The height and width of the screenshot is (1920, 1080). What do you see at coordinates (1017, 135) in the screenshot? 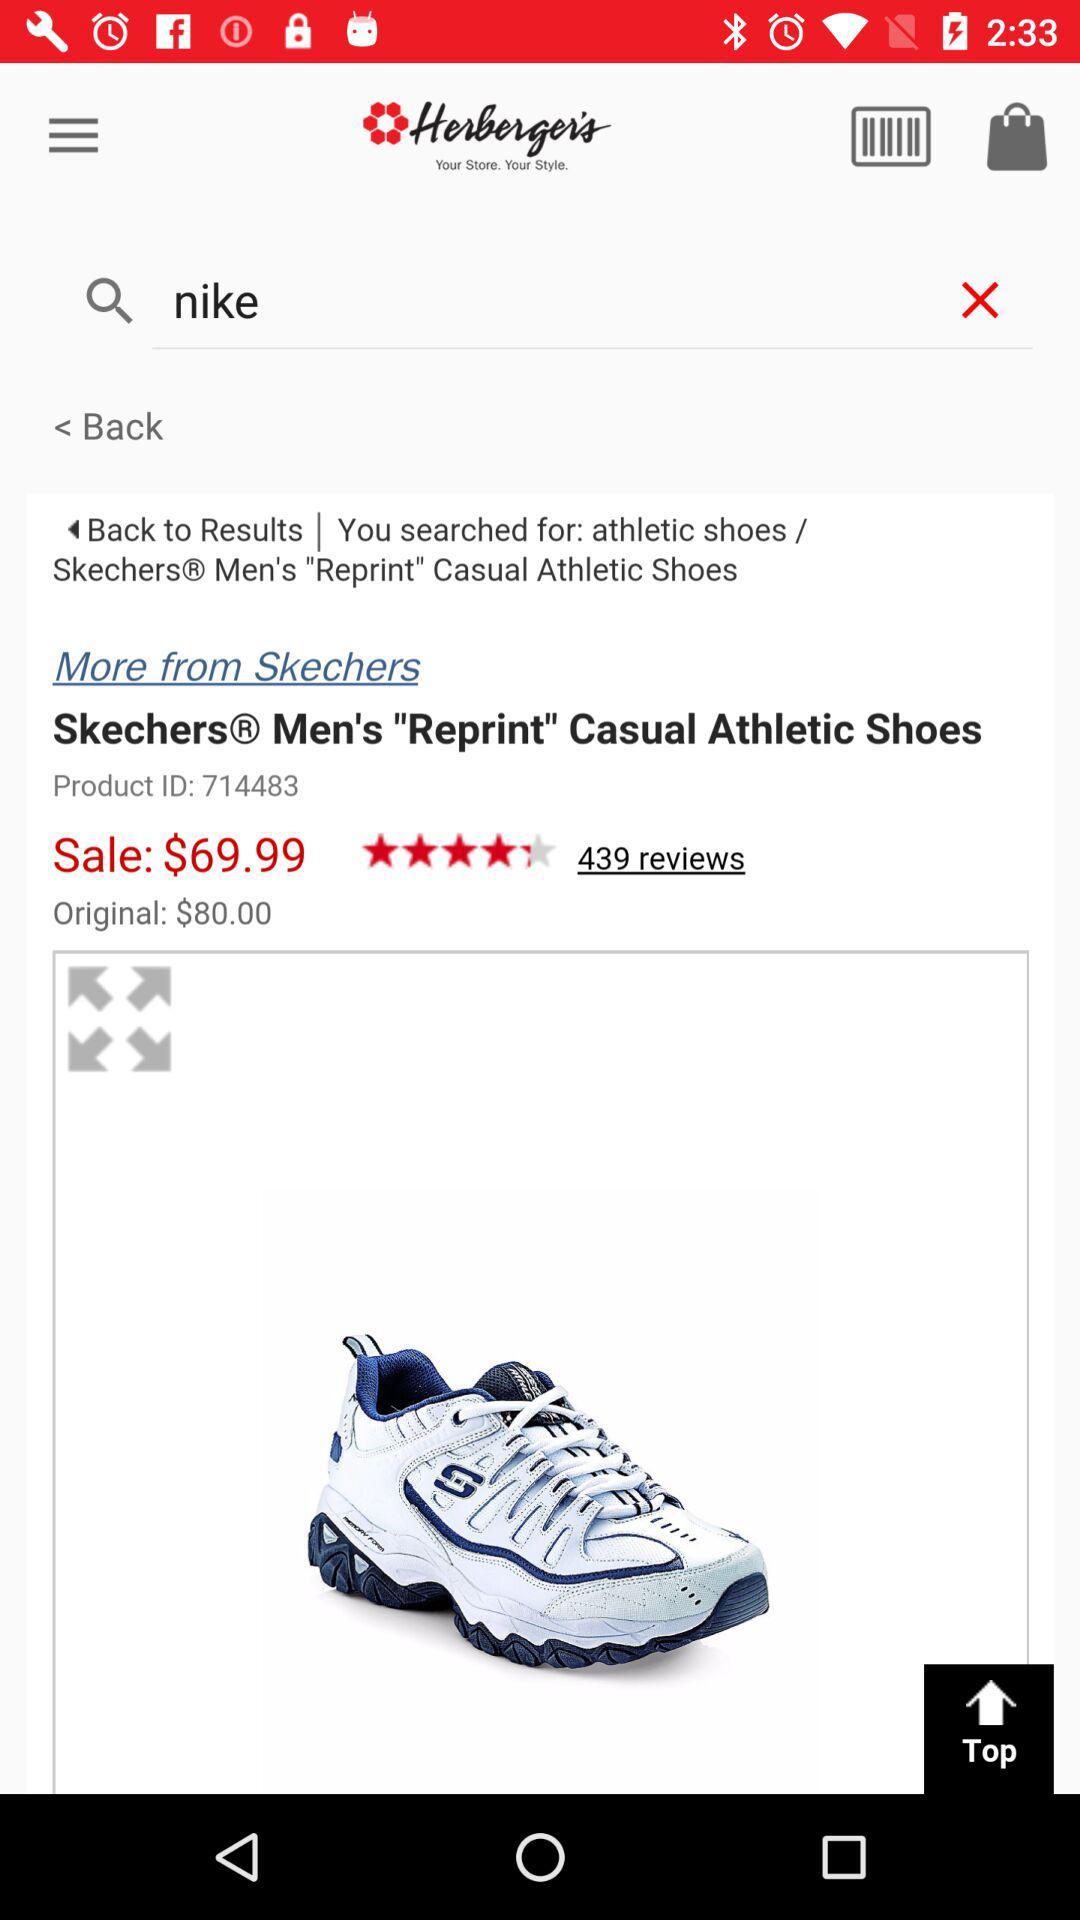
I see `click the bag` at bounding box center [1017, 135].